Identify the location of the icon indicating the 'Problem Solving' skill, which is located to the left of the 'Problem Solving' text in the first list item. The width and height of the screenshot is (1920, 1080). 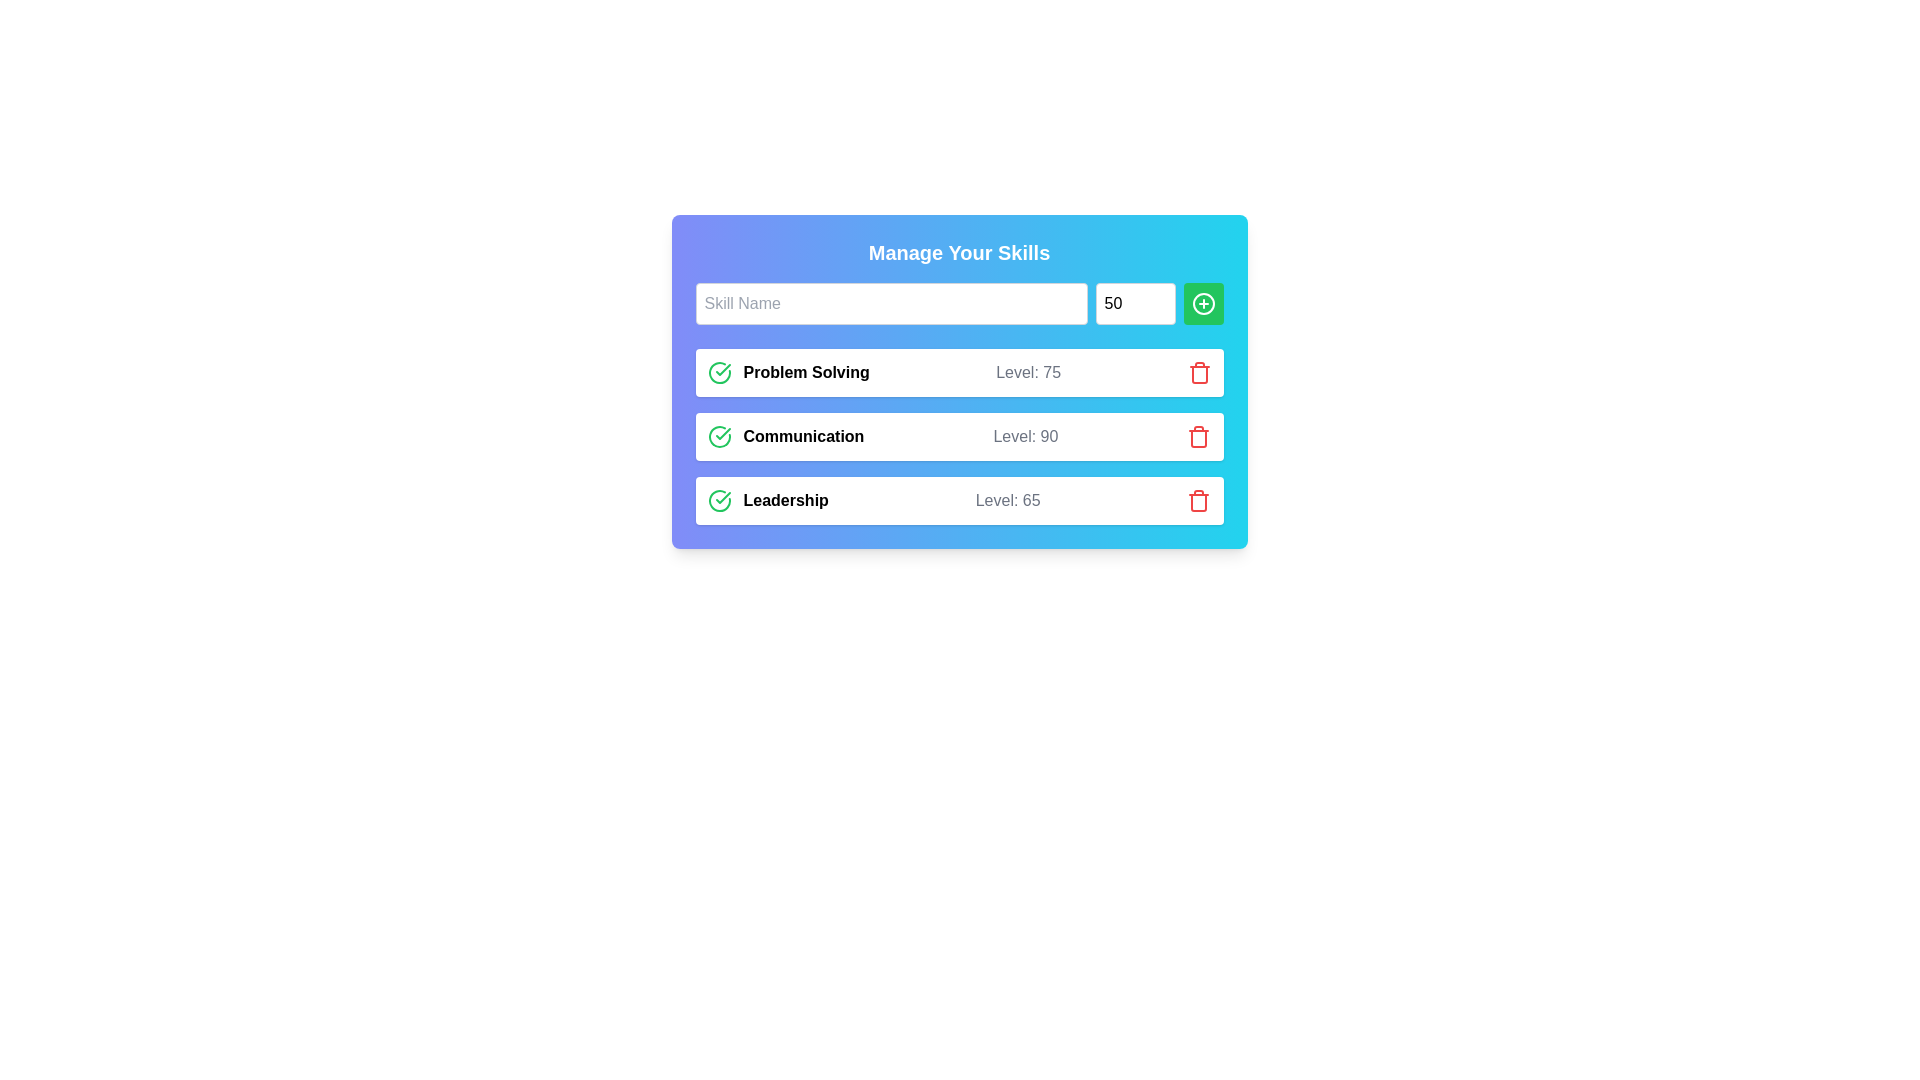
(719, 373).